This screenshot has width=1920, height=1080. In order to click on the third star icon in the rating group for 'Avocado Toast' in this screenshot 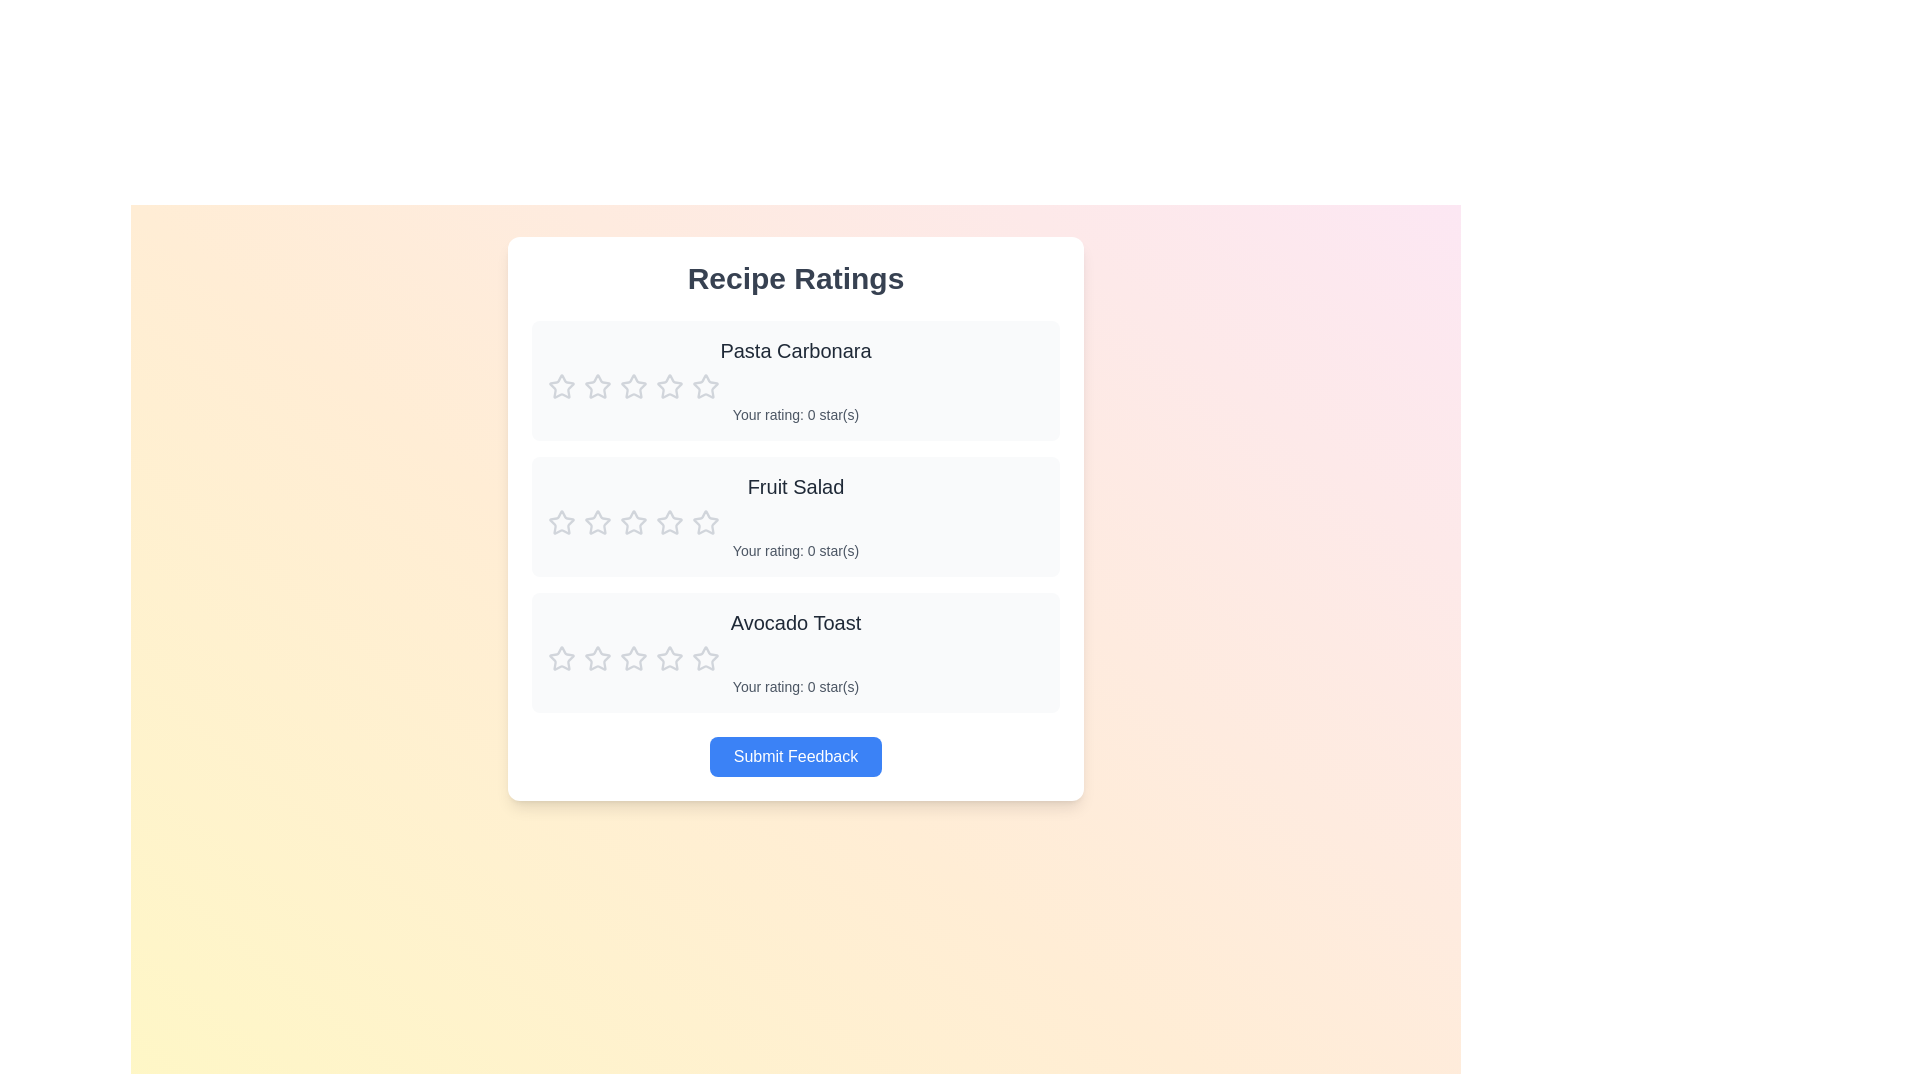, I will do `click(597, 659)`.